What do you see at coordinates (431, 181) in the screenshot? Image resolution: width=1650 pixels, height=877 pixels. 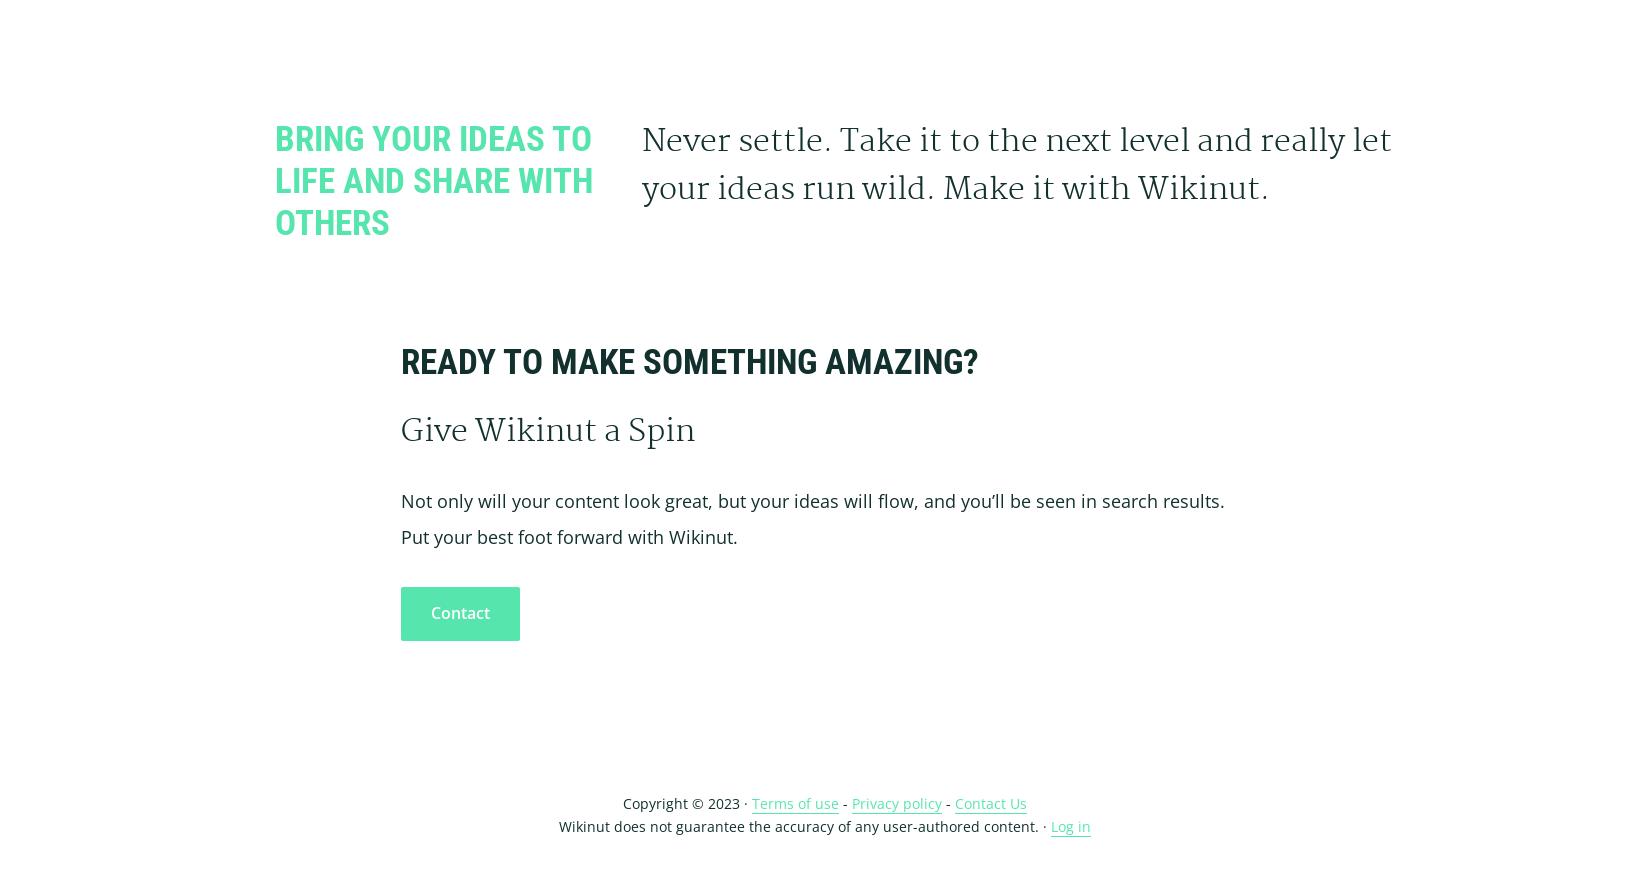 I see `'Bring Your Ideas To Life and Share With Others'` at bounding box center [431, 181].